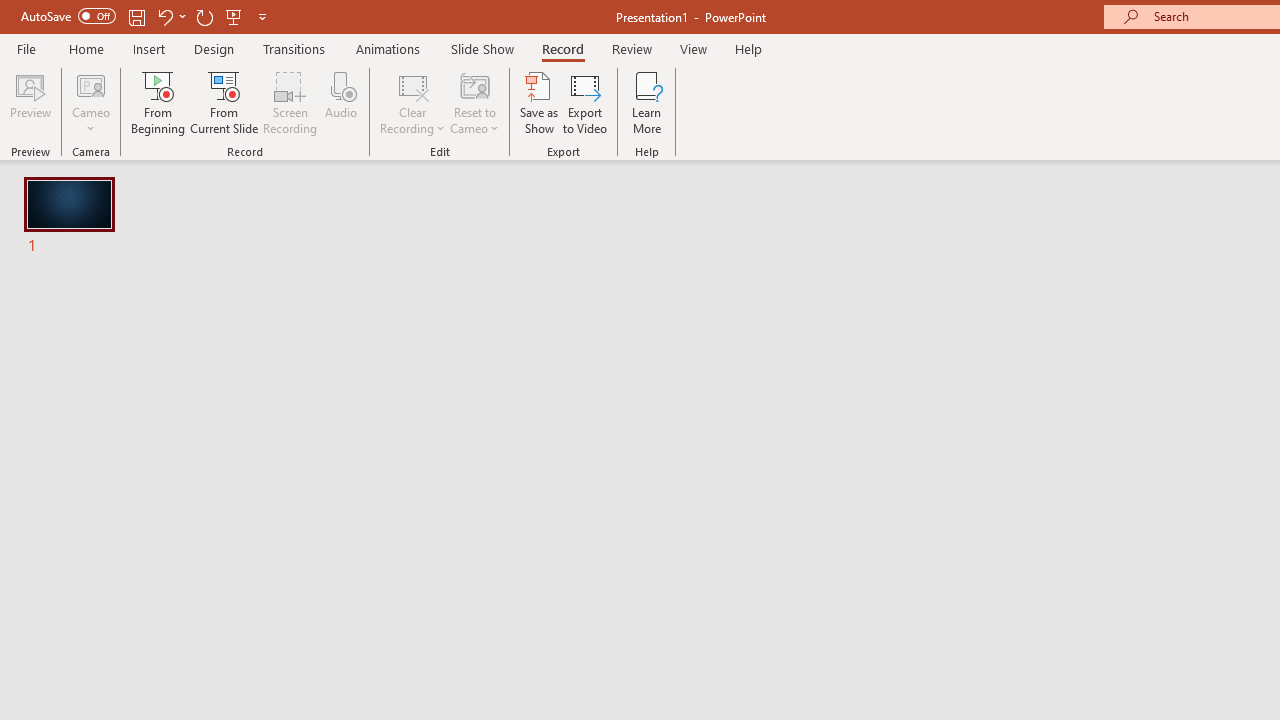 This screenshot has height=720, width=1280. Describe the element at coordinates (539, 103) in the screenshot. I see `'Save as Show'` at that location.